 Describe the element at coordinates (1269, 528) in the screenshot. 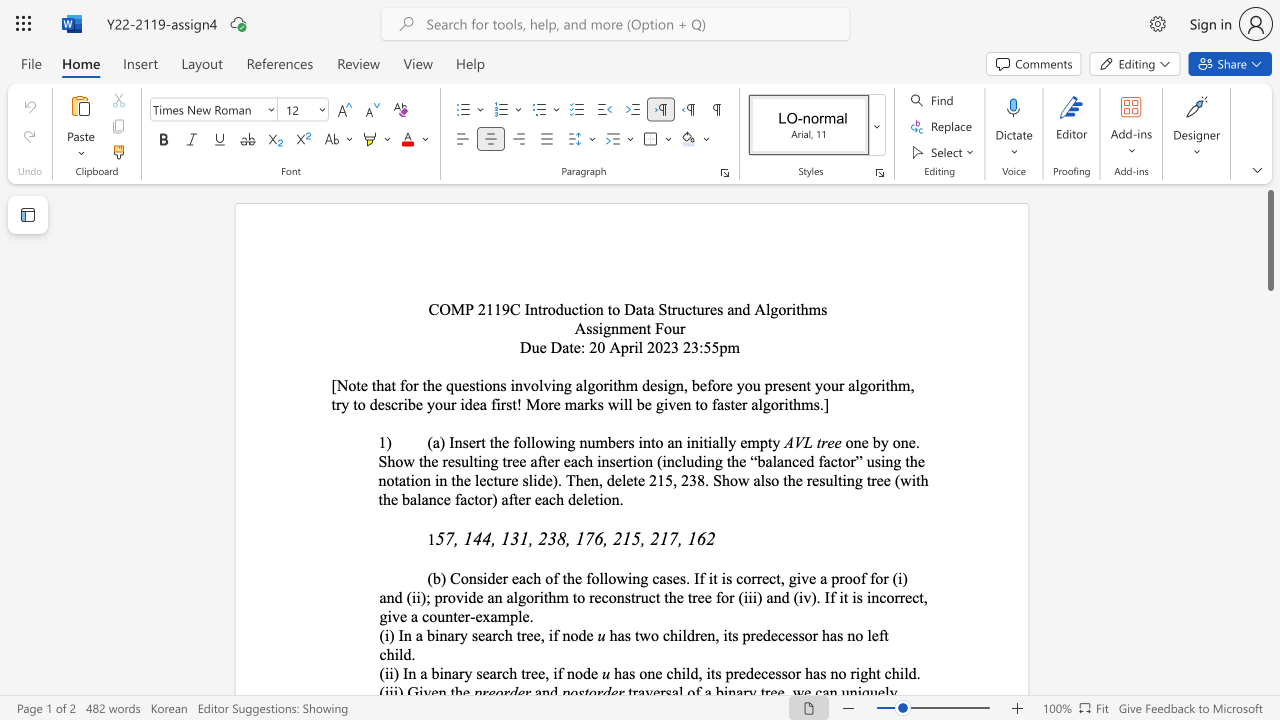

I see `the side scrollbar to bring the page down` at that location.